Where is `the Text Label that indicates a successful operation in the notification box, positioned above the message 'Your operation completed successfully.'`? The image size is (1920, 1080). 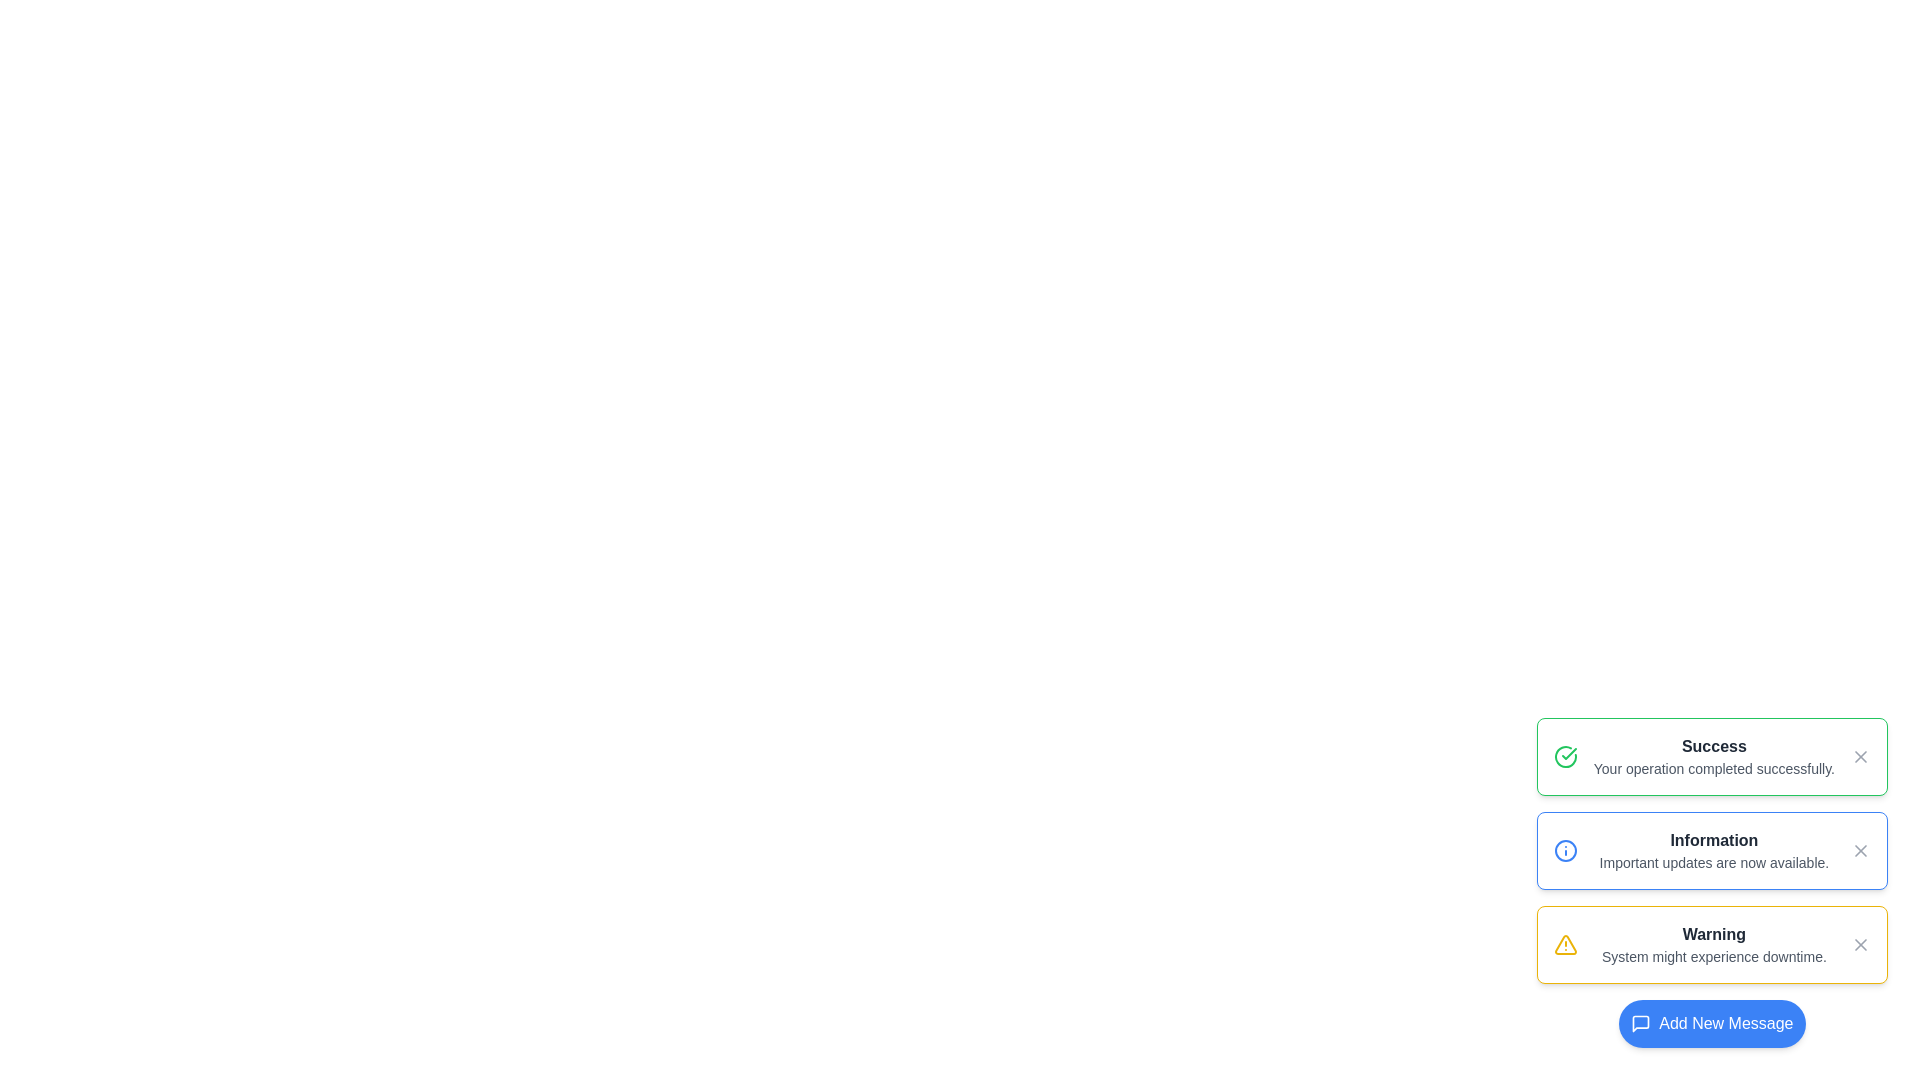
the Text Label that indicates a successful operation in the notification box, positioned above the message 'Your operation completed successfully.' is located at coordinates (1713, 747).